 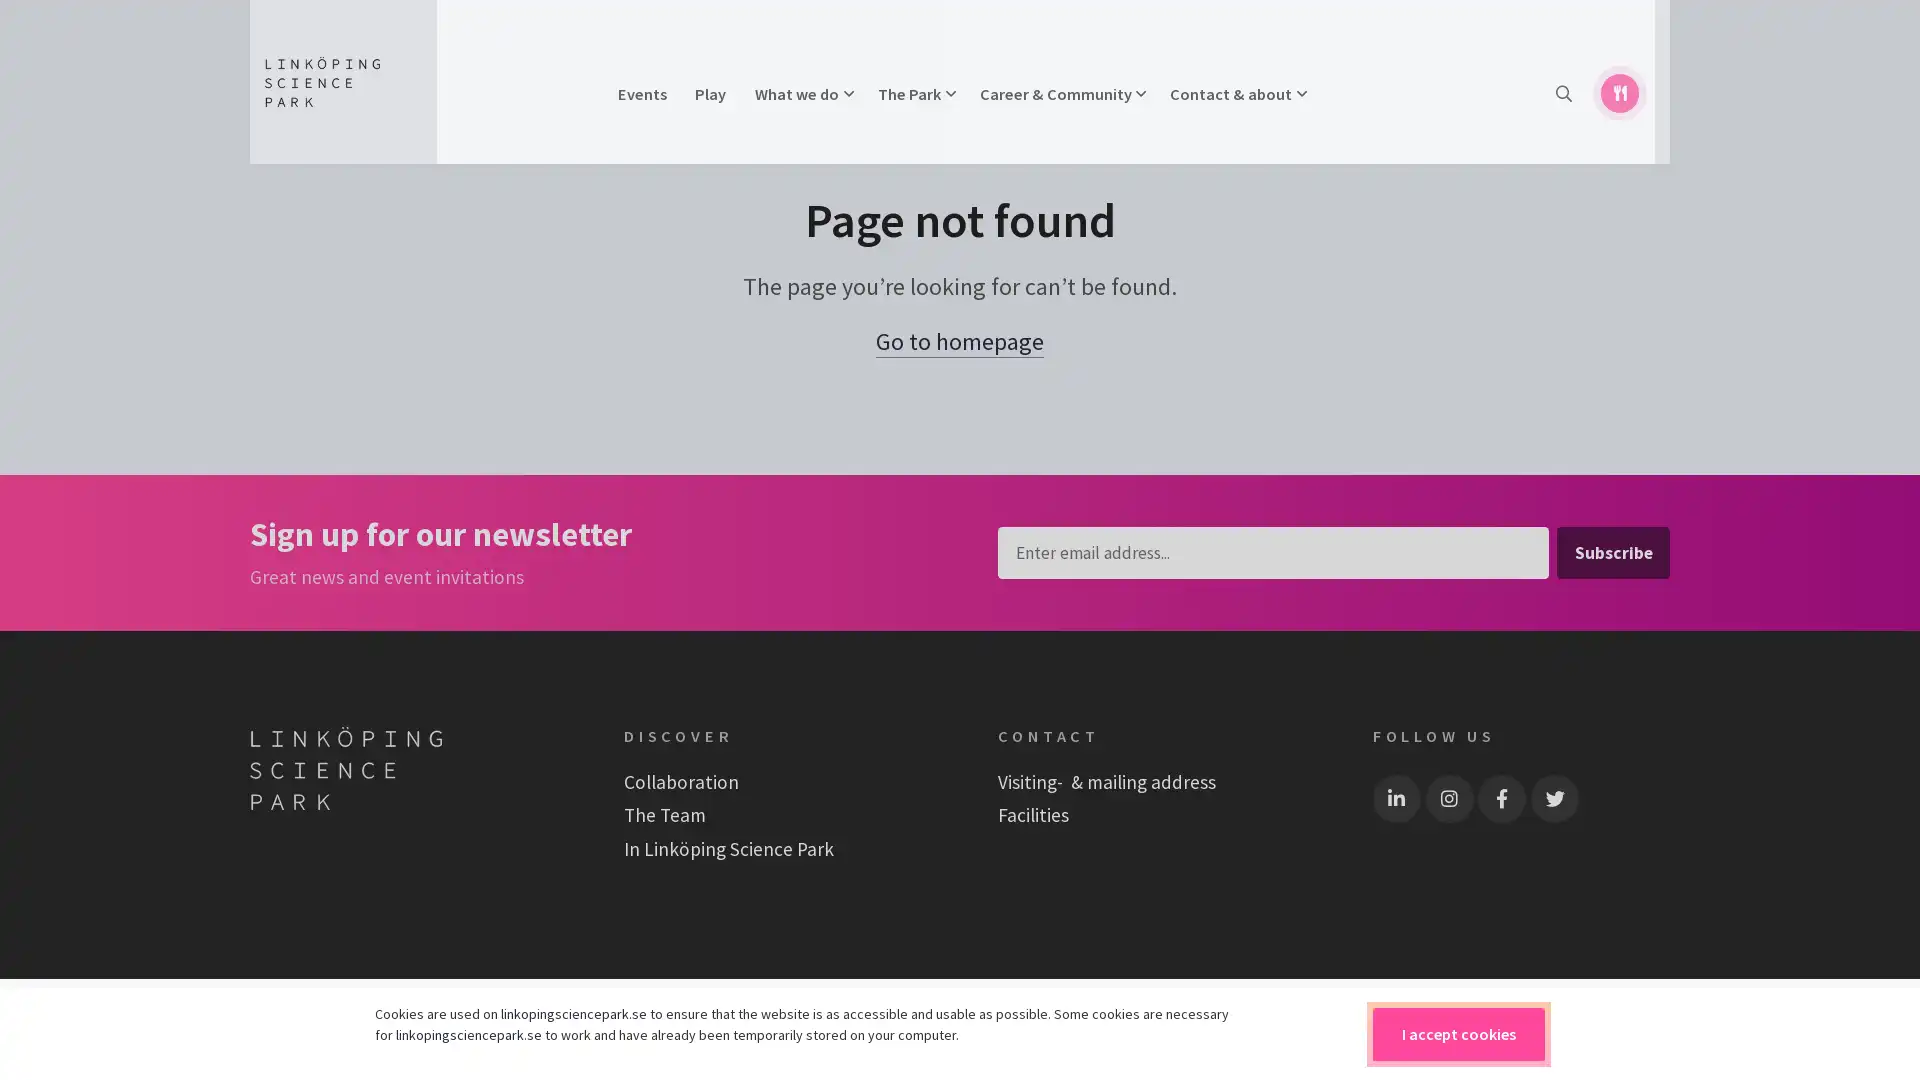 What do you see at coordinates (1608, 552) in the screenshot?
I see `Subscribe` at bounding box center [1608, 552].